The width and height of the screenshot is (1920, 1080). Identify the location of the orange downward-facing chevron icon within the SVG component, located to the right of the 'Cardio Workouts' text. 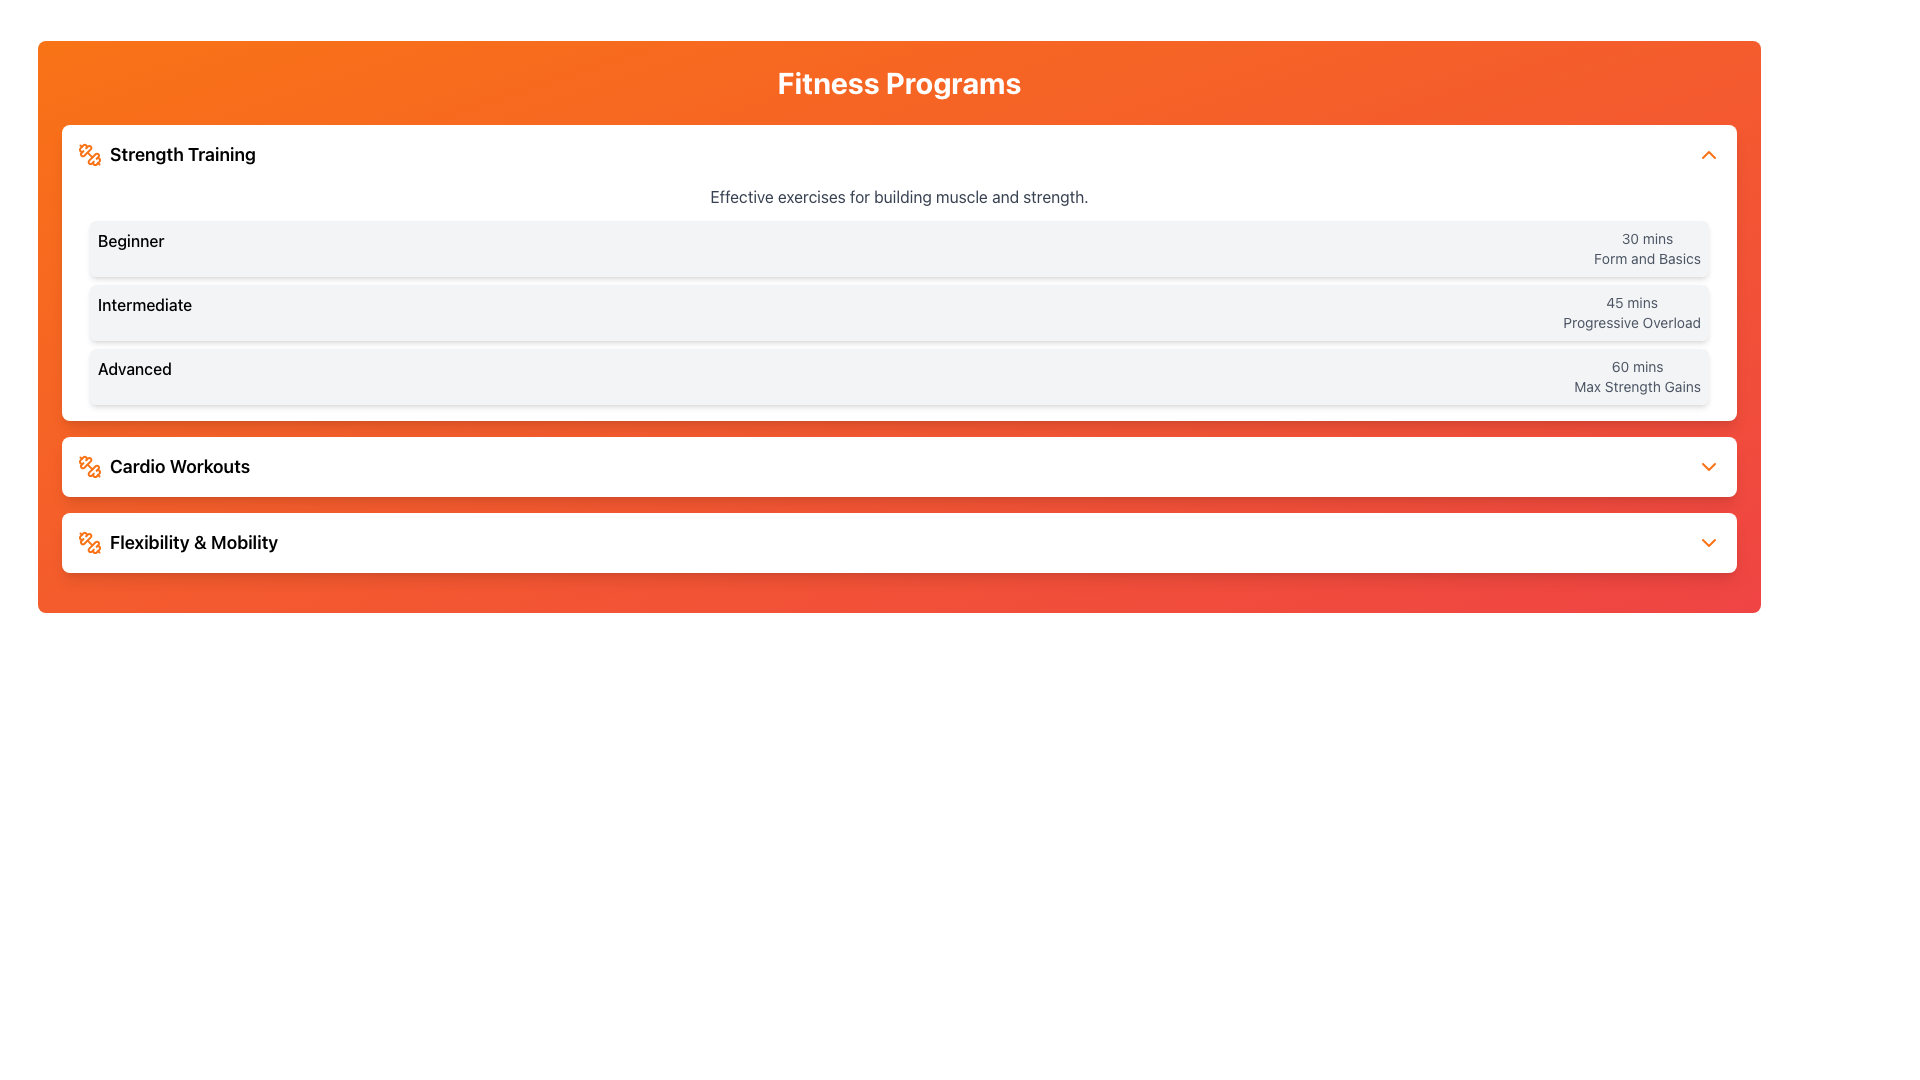
(1707, 466).